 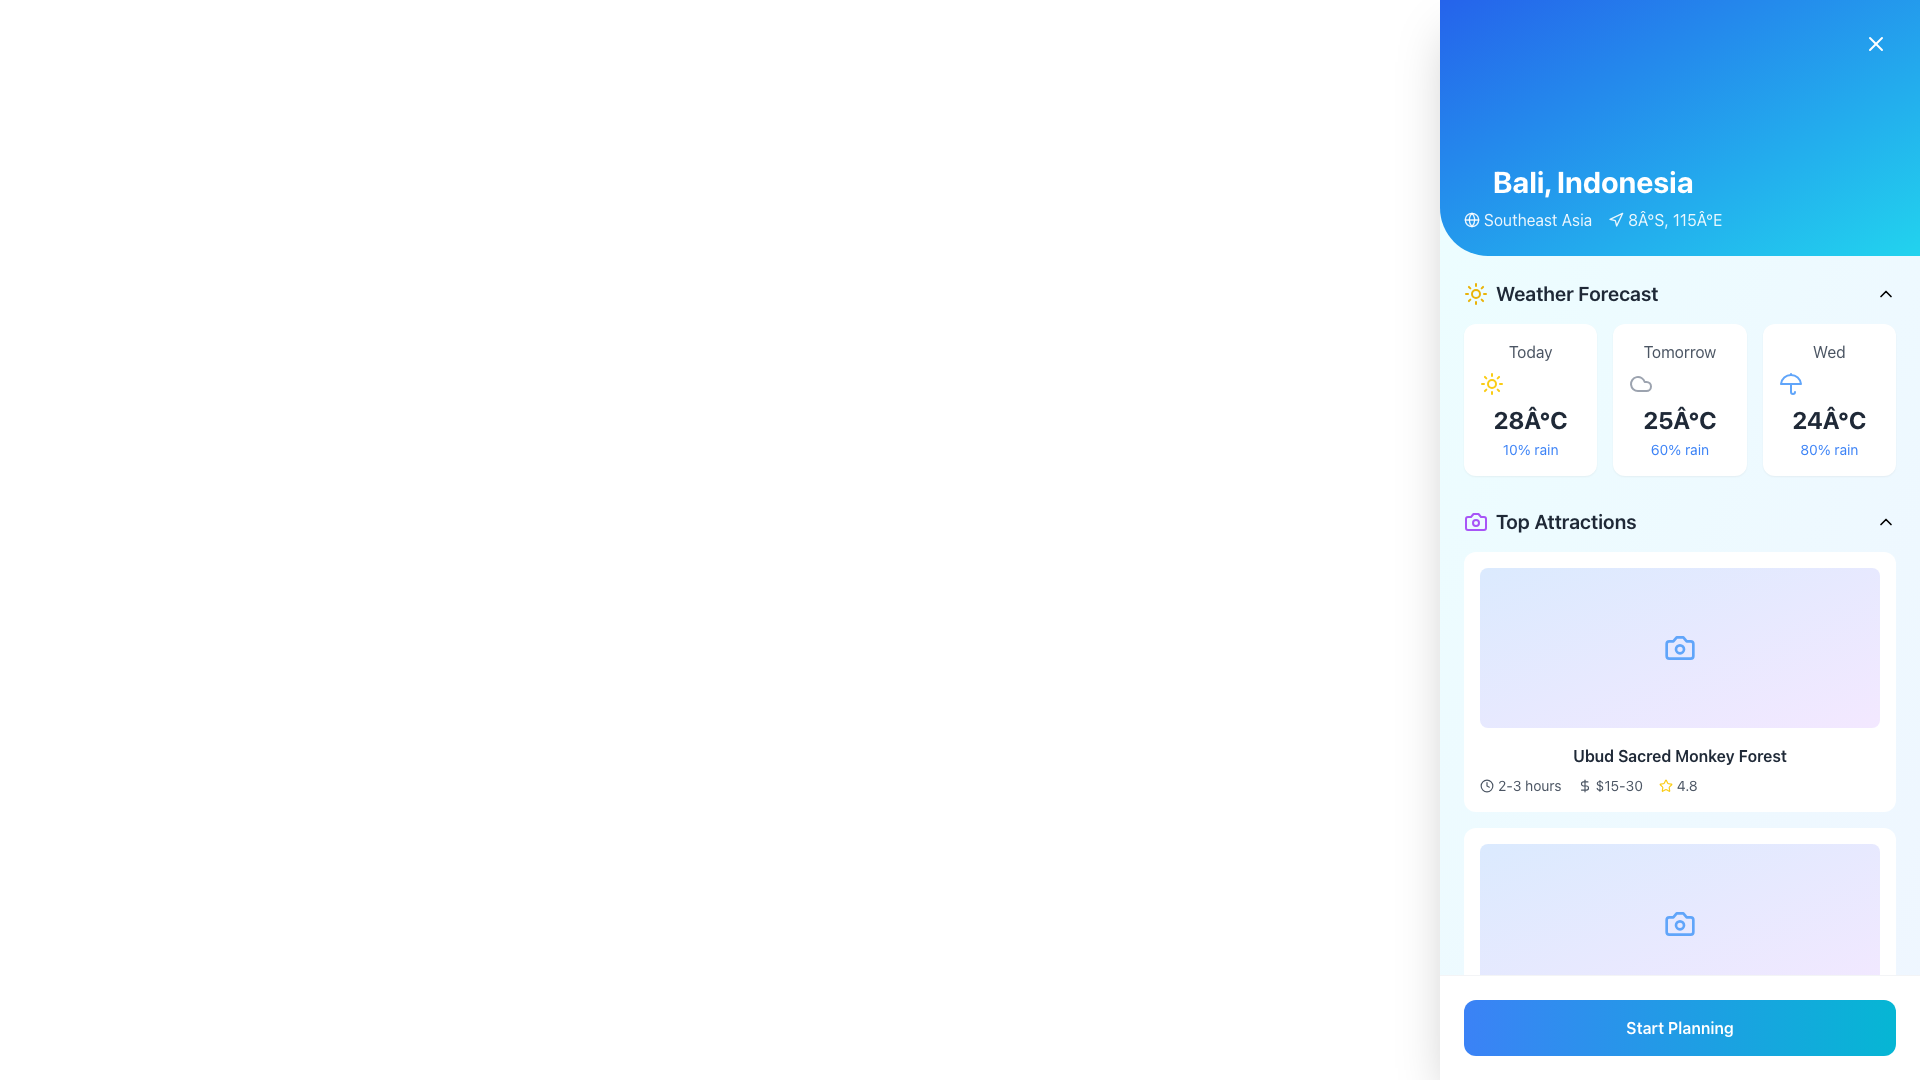 I want to click on text label displaying '4.8', which is positioned next to a star icon in the 'Top Attractions' section below 'Ubud Sacred Monkey Forest', so click(x=1686, y=1060).